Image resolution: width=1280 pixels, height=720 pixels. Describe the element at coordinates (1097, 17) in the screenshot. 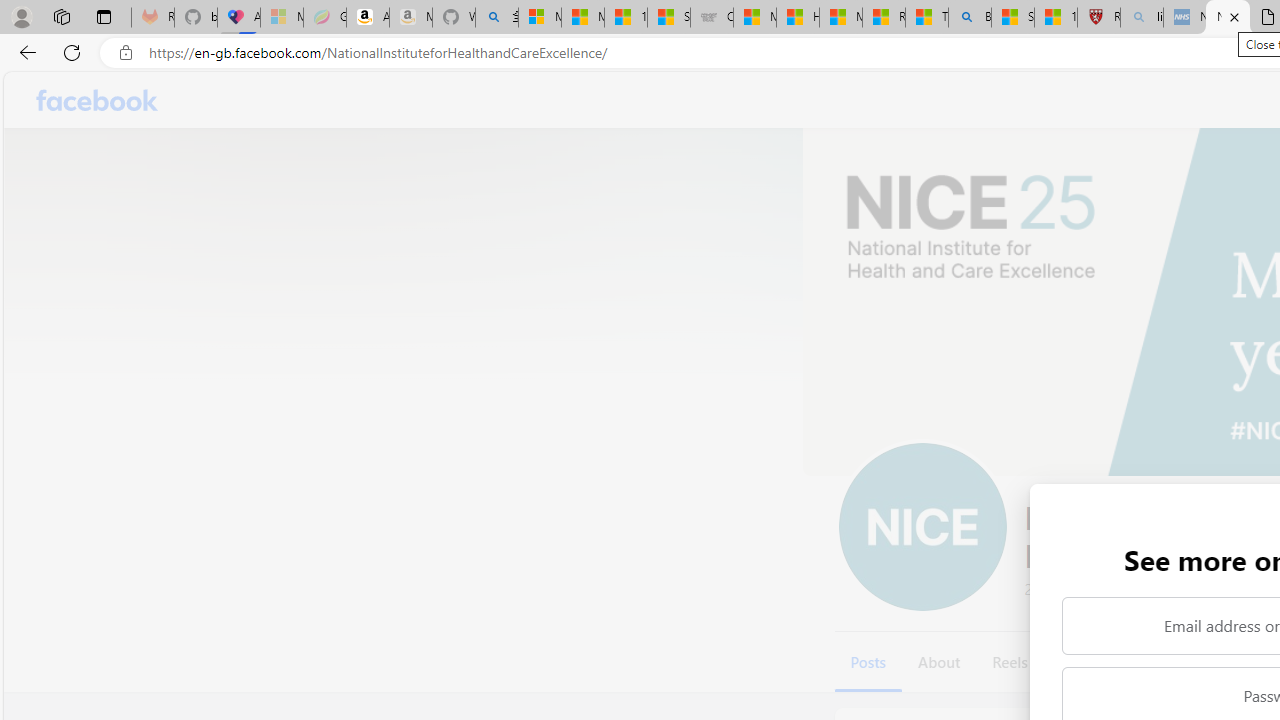

I see `'Robert H. Shmerling, MD - Harvard Health'` at that location.